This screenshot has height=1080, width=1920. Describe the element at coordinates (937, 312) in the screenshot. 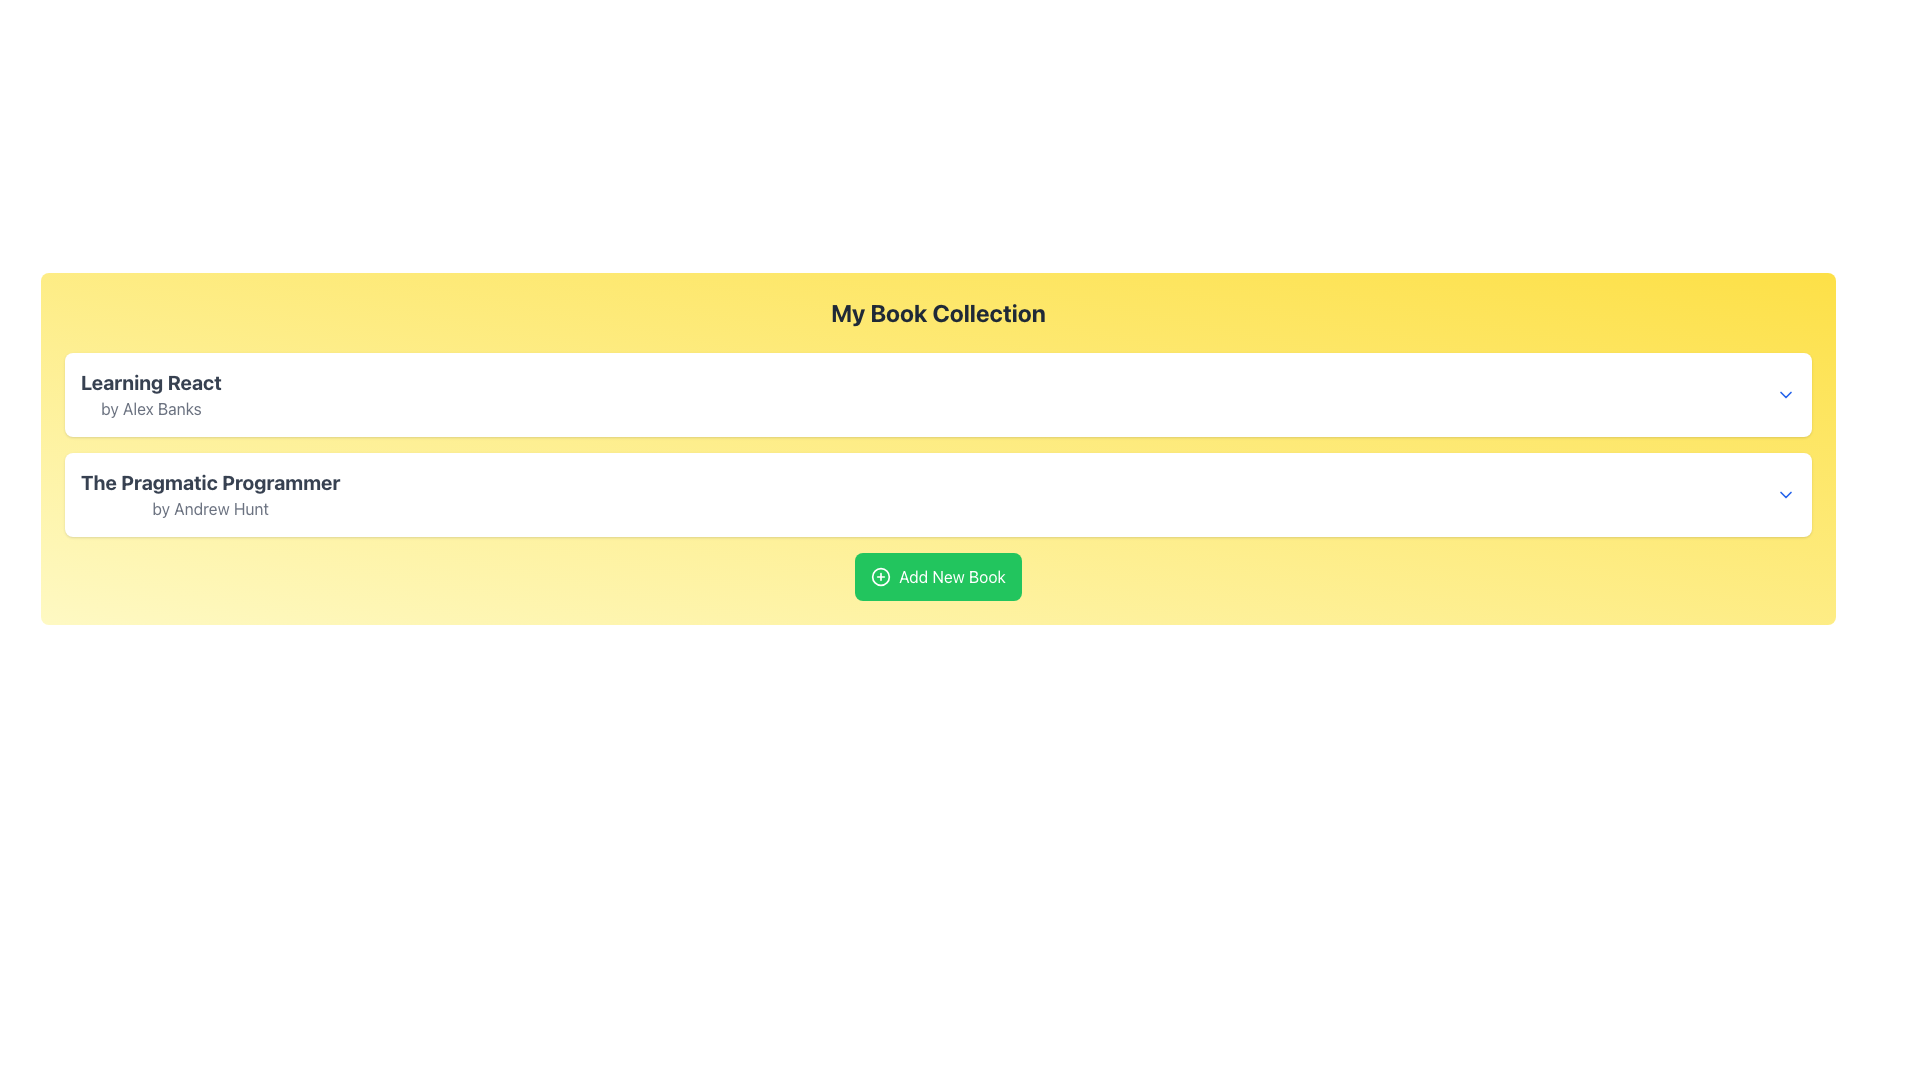

I see `the Text Header element of the 'My Book Collection' section, which is the title header positioned above the book listing in a yellow gradient area` at that location.